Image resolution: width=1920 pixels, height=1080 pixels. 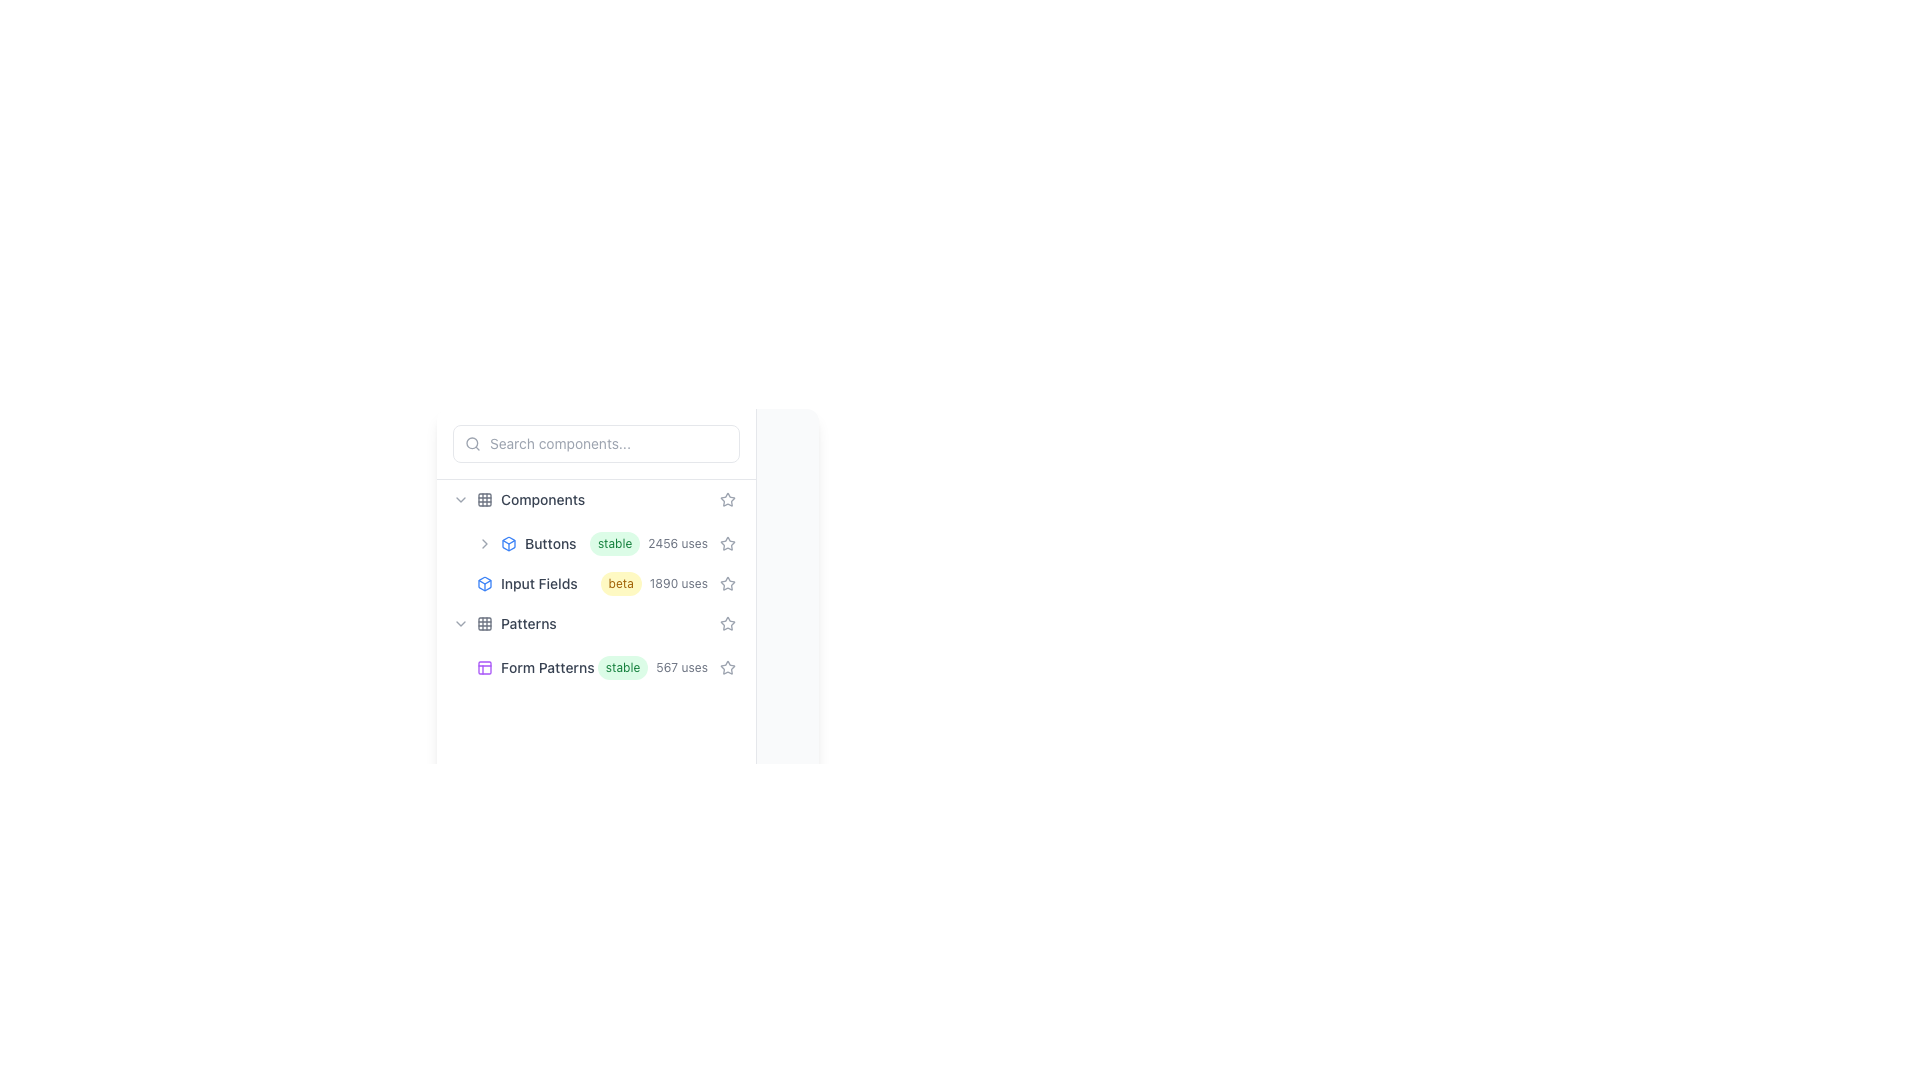 I want to click on the button located to the far right of the row containing the text 'Form Patterns stable 567 uses', so click(x=727, y=667).